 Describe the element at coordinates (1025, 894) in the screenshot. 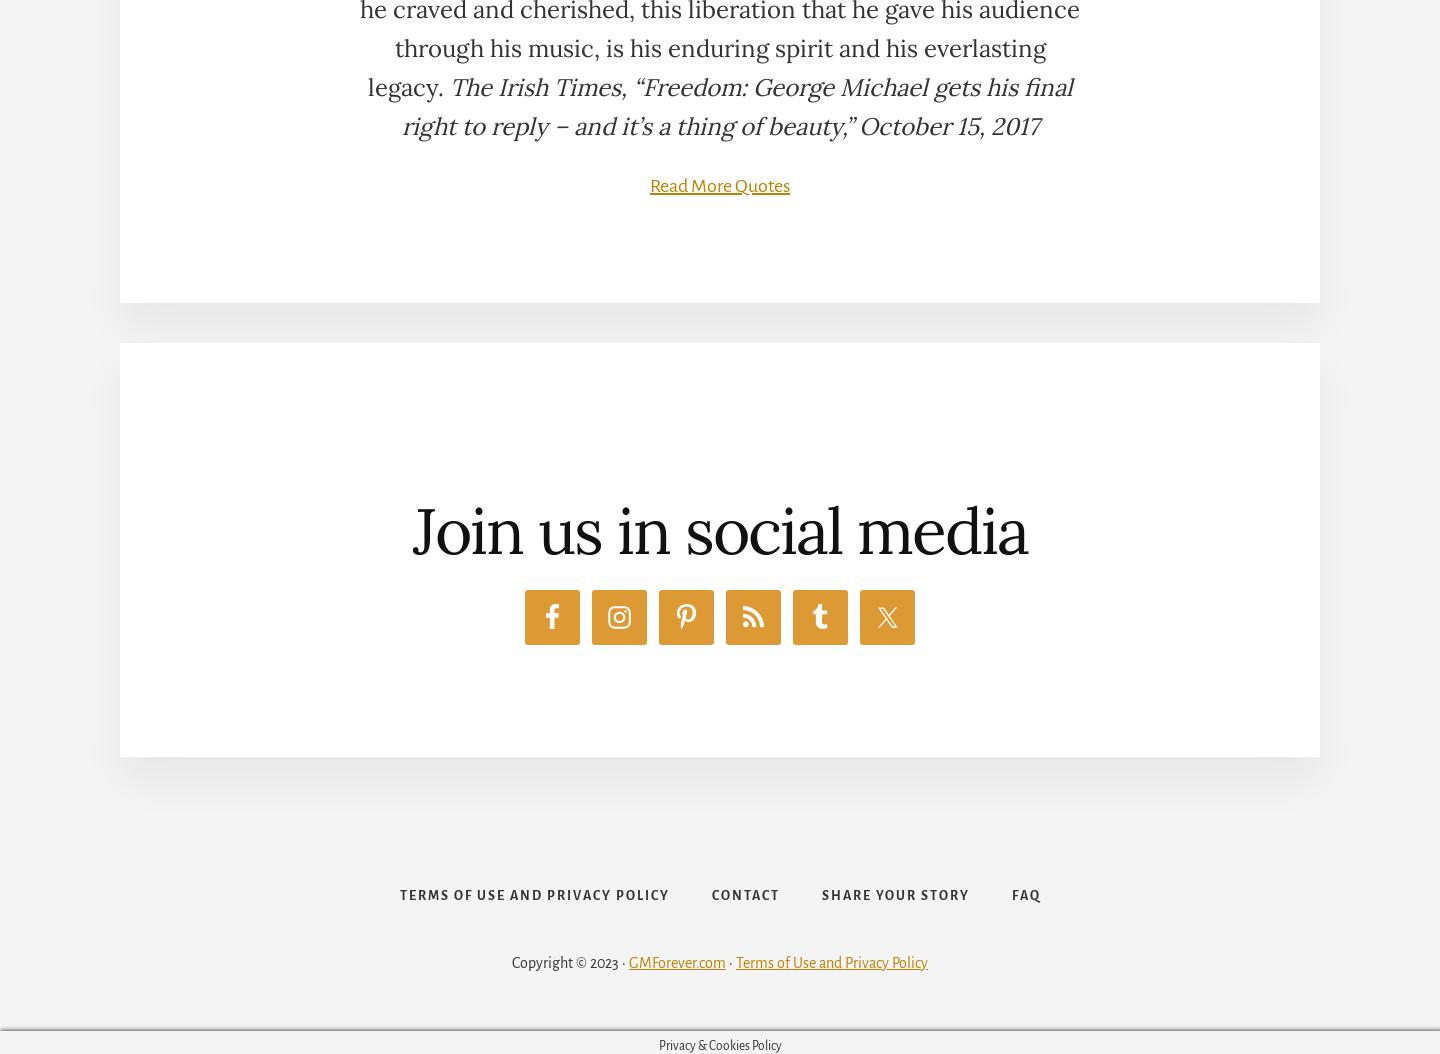

I see `'FAQ'` at that location.